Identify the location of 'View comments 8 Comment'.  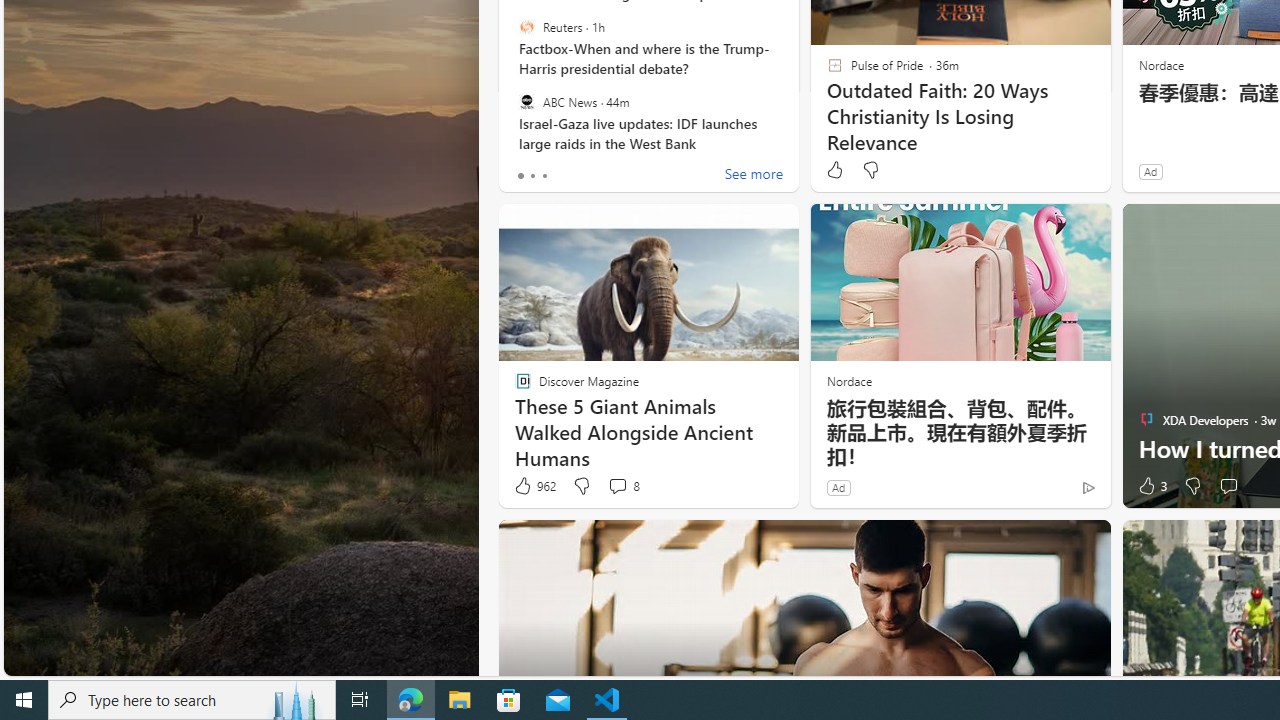
(616, 486).